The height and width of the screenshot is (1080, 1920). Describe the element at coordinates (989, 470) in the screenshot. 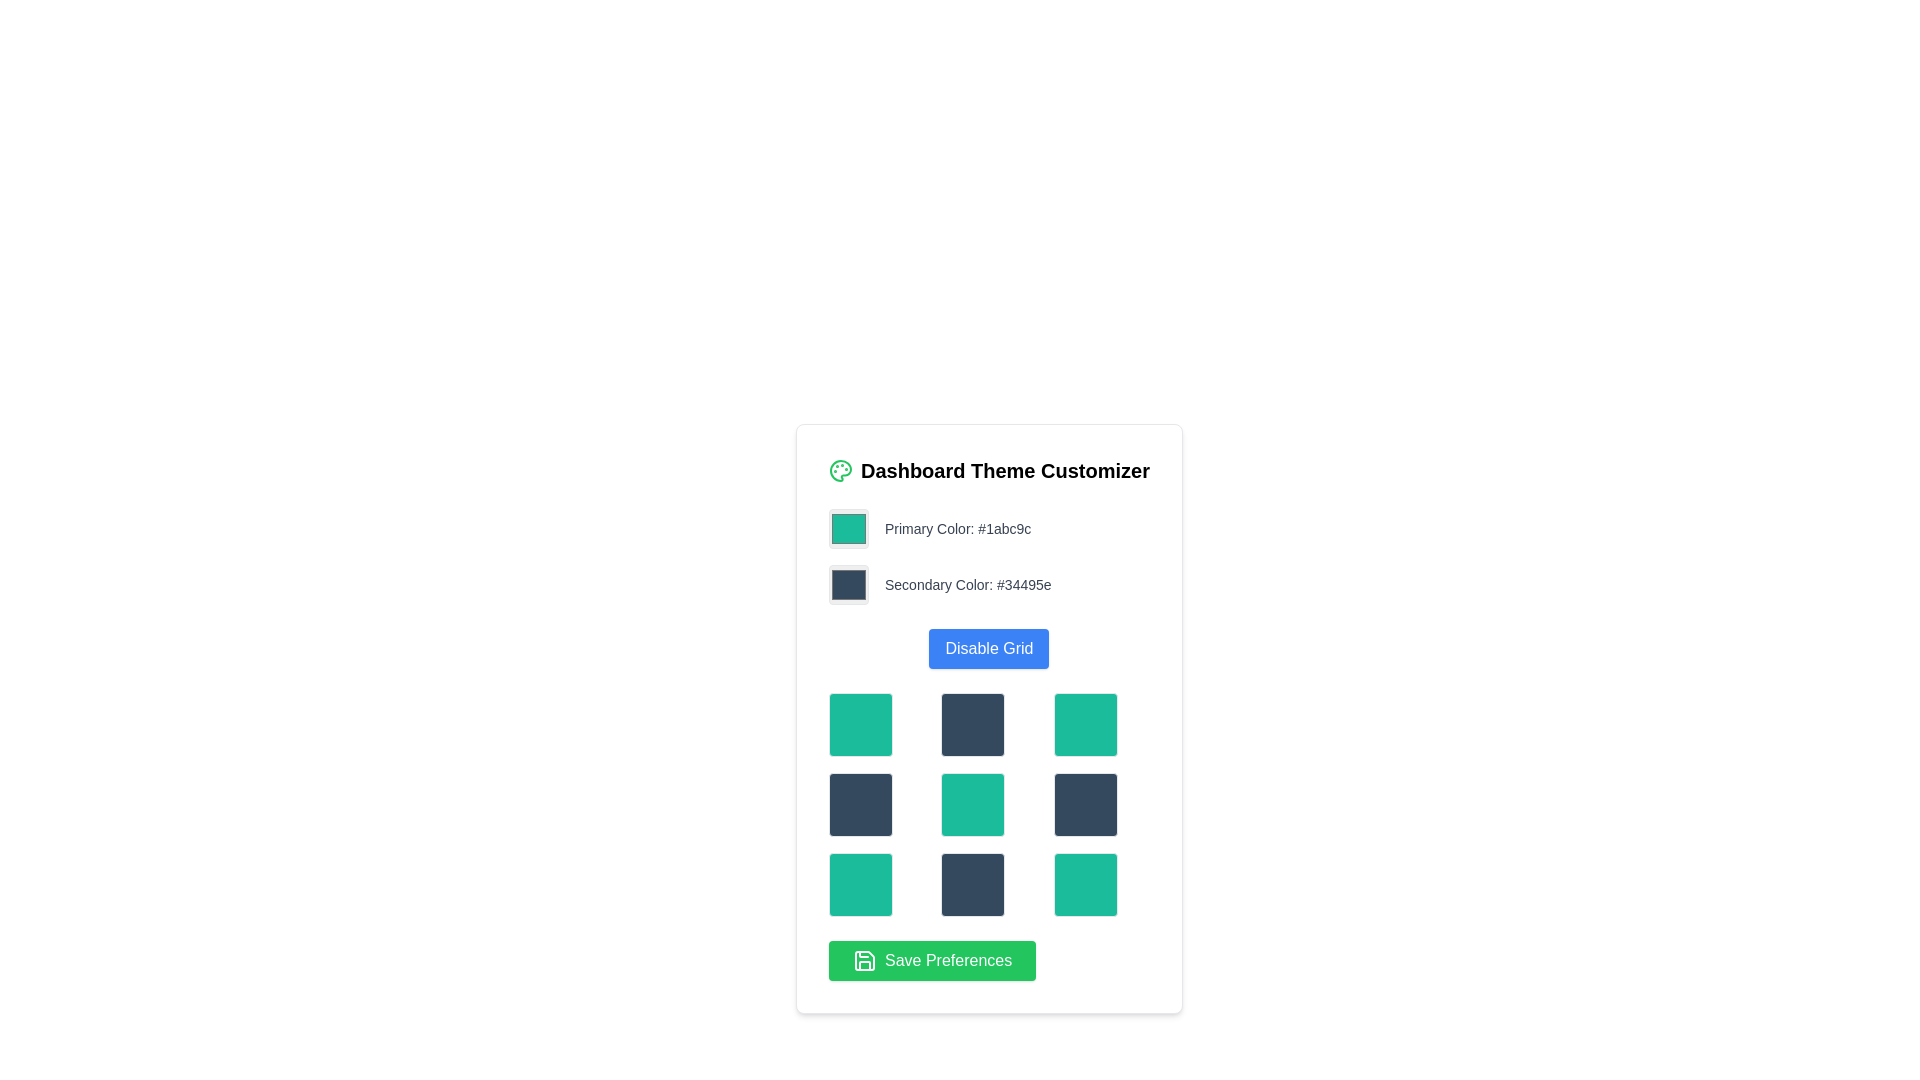

I see `the 'Dashboard Theme Customizer' text label which is styled with bold, large text and positioned next to a green-outlined palette icon at the top of the card interface` at that location.